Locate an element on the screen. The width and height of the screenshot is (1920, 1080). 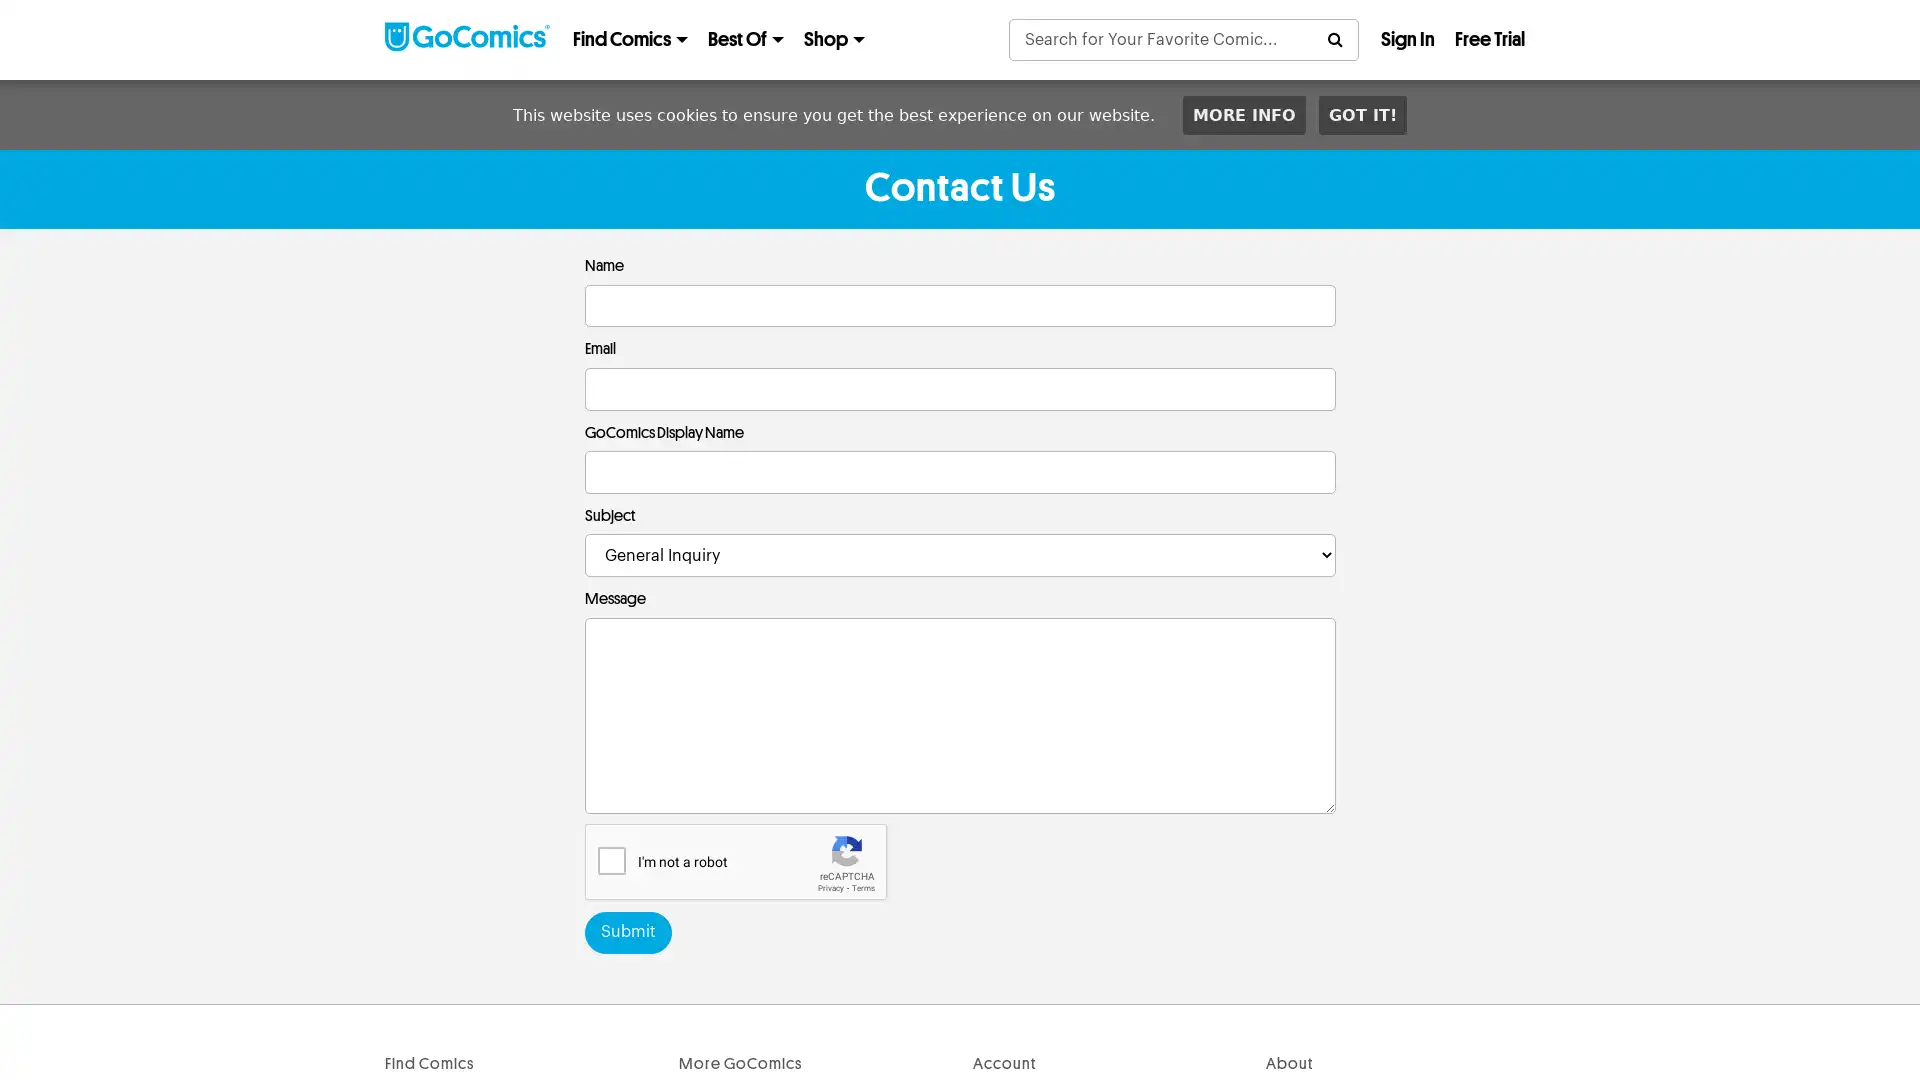
Submit Search is located at coordinates (1334, 39).